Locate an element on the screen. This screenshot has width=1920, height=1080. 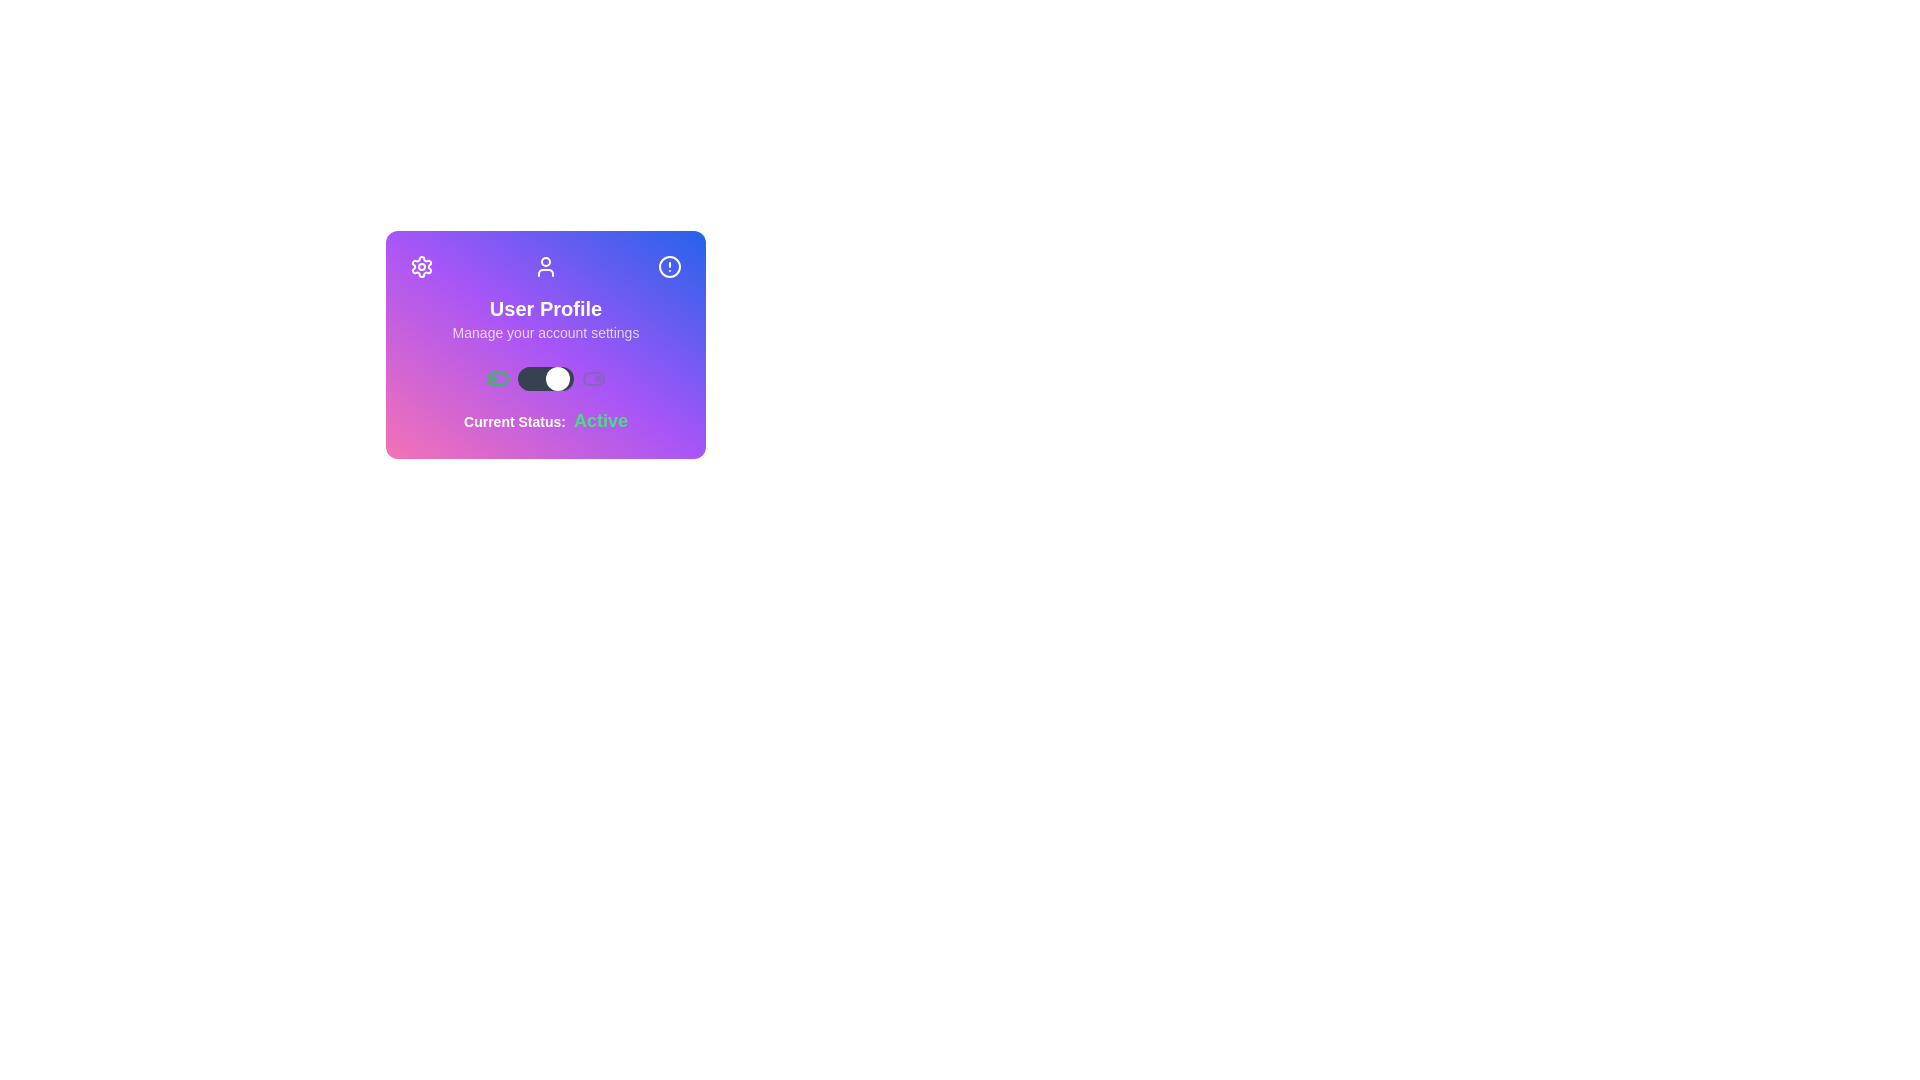
rectangular SVG element that serves as the background for the inactive state of the toggle switch, located on the right side of the toggle area is located at coordinates (593, 378).